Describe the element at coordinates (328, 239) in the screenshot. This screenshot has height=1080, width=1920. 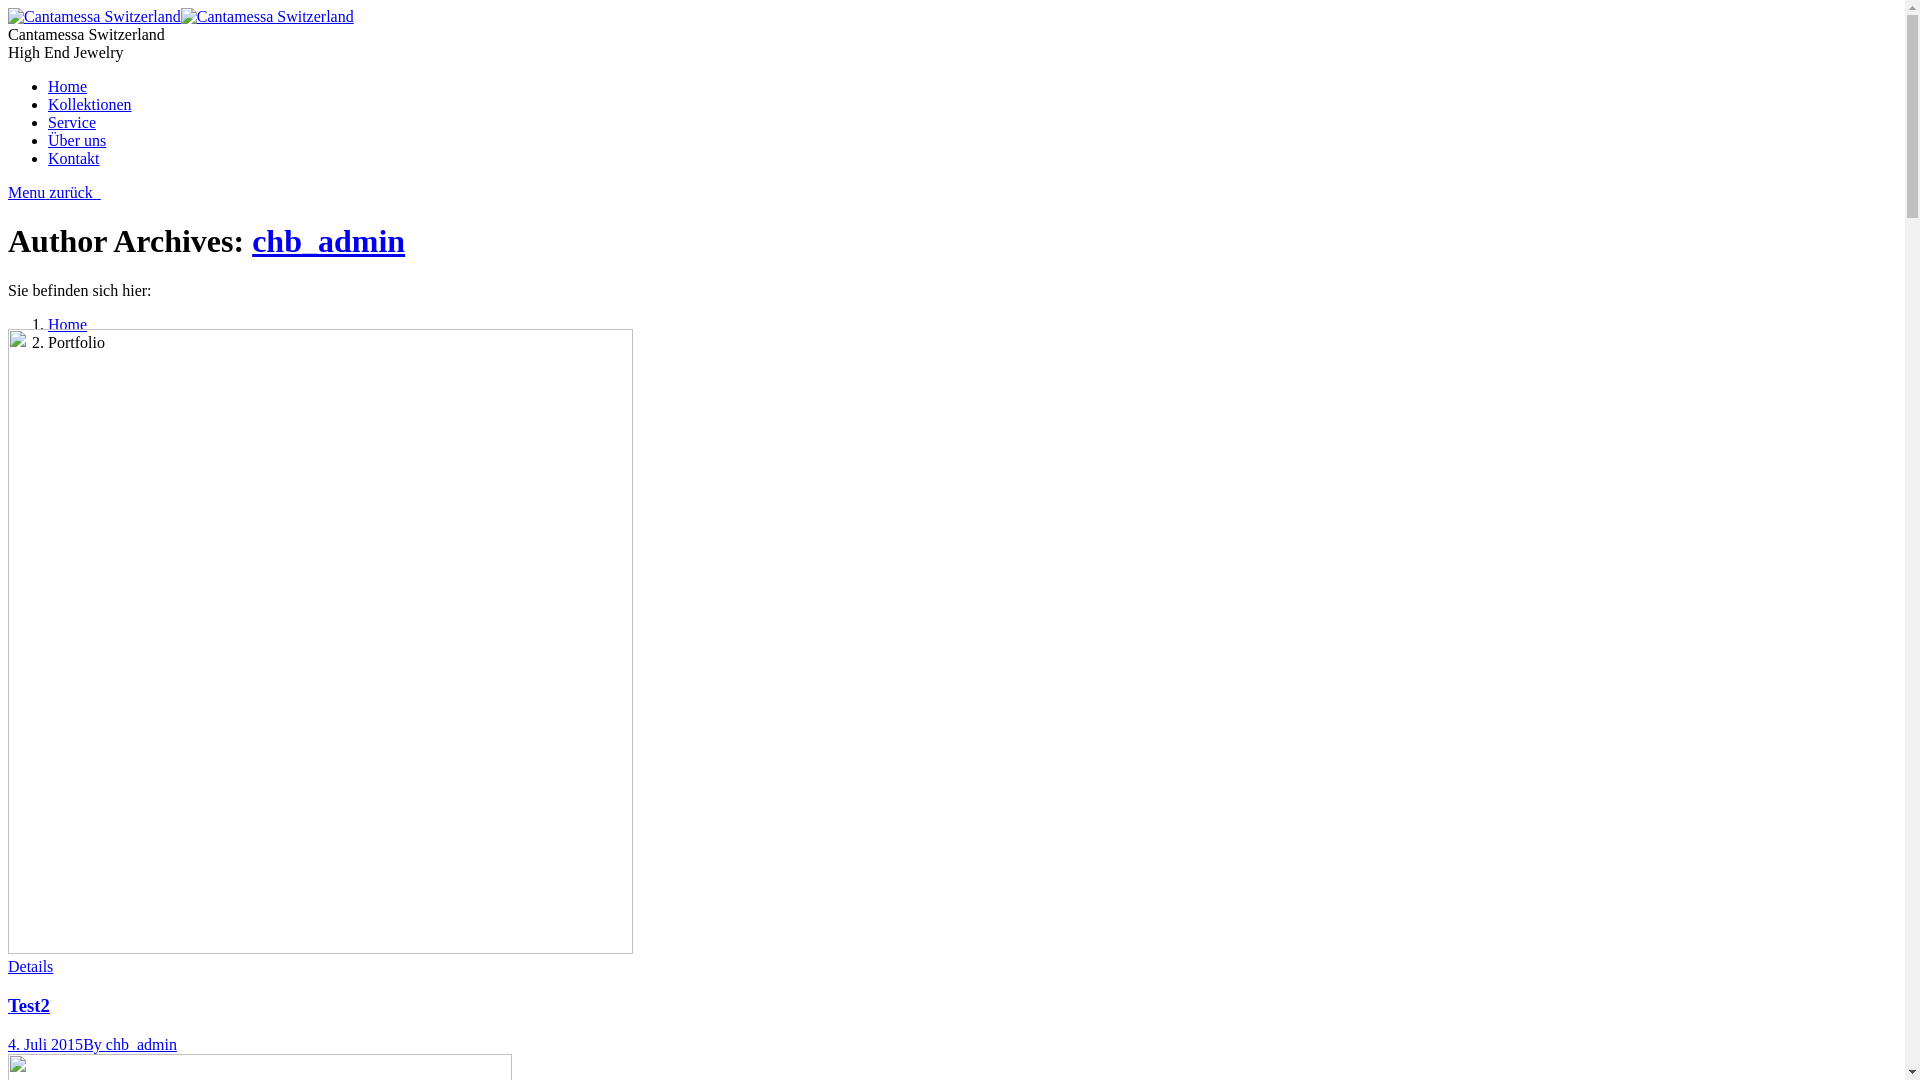
I see `'chb_admin'` at that location.